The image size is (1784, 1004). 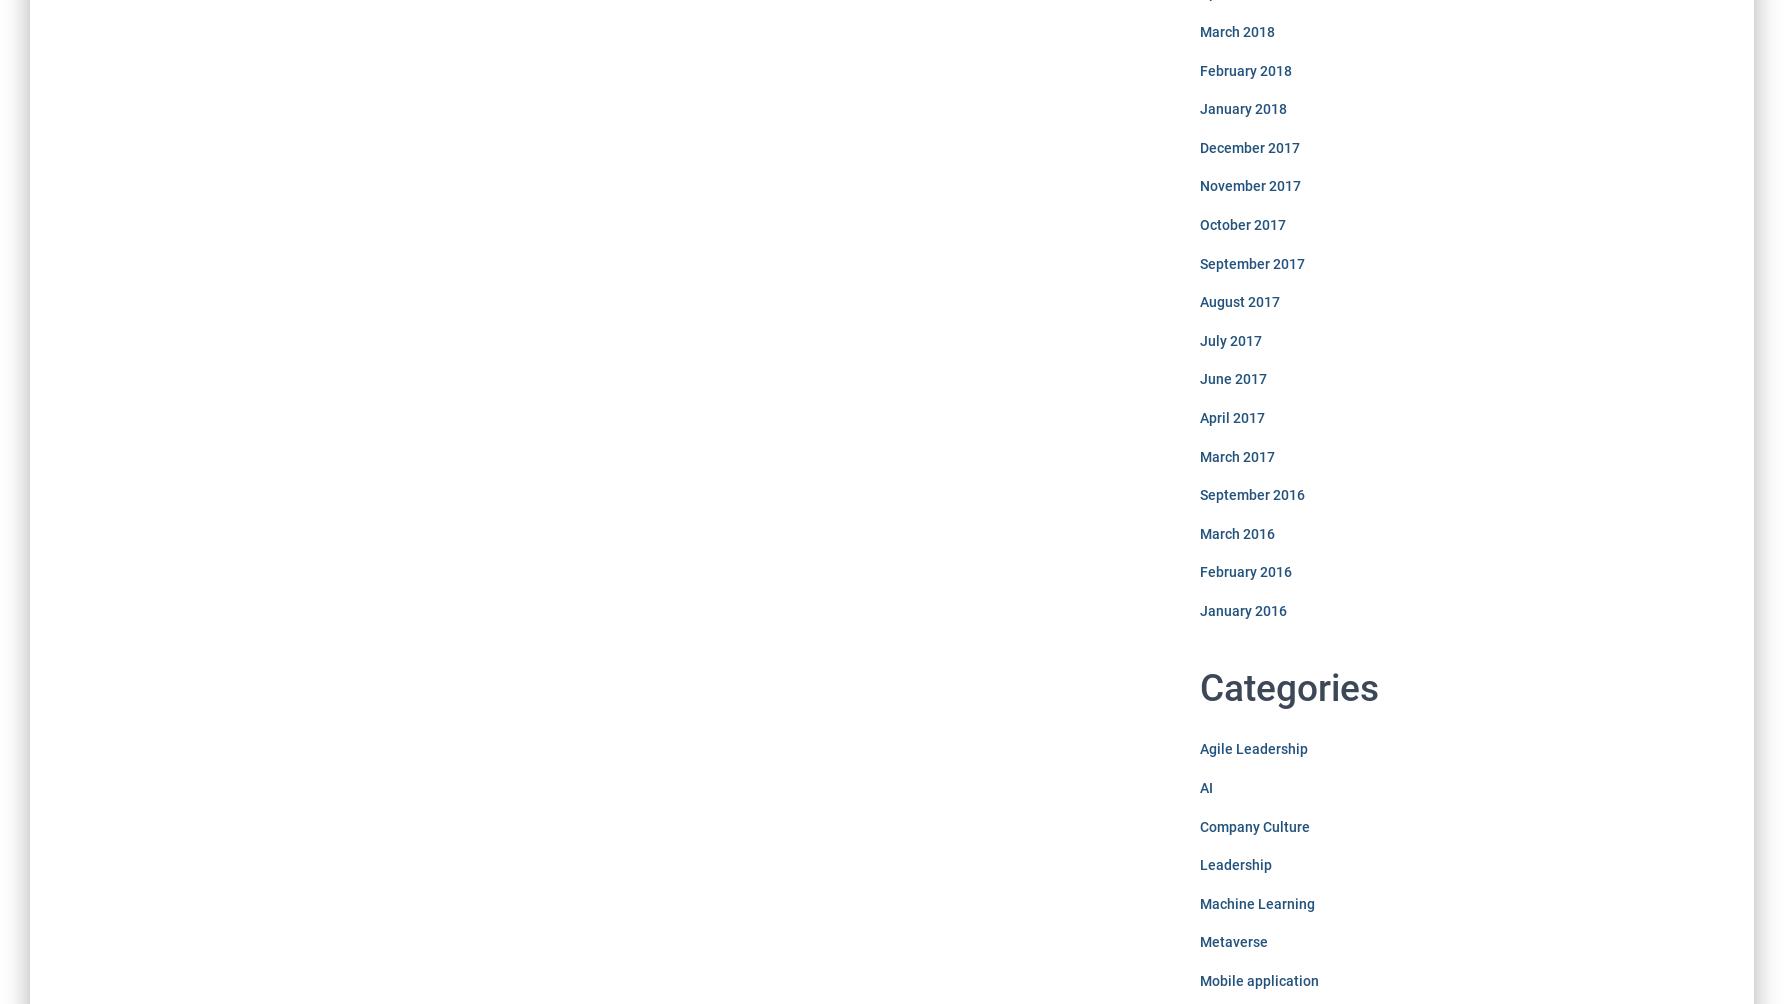 What do you see at coordinates (1255, 901) in the screenshot?
I see `'Machine Learning'` at bounding box center [1255, 901].